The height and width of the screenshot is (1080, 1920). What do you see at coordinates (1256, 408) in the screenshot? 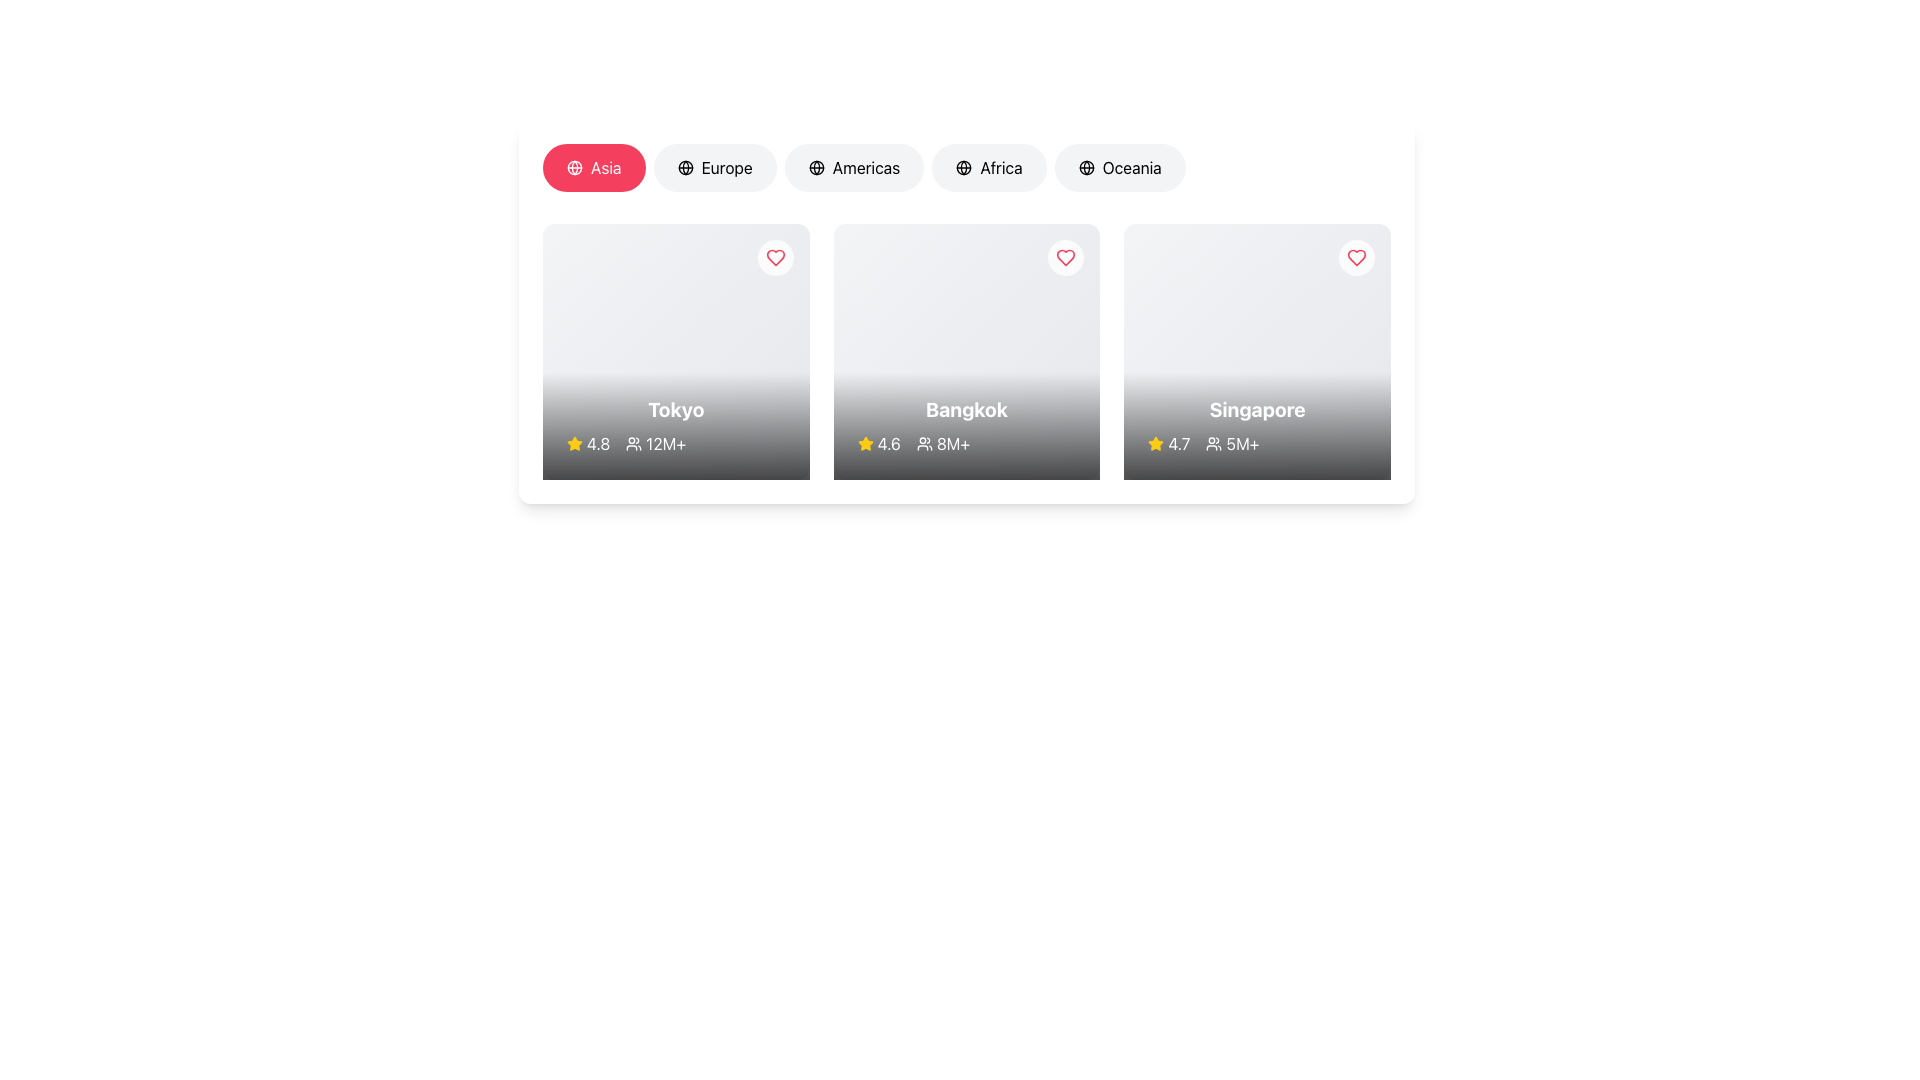
I see `the right-aligned text label identifying the content of the card for Singapore, located in the bottom section of the card layout` at bounding box center [1256, 408].